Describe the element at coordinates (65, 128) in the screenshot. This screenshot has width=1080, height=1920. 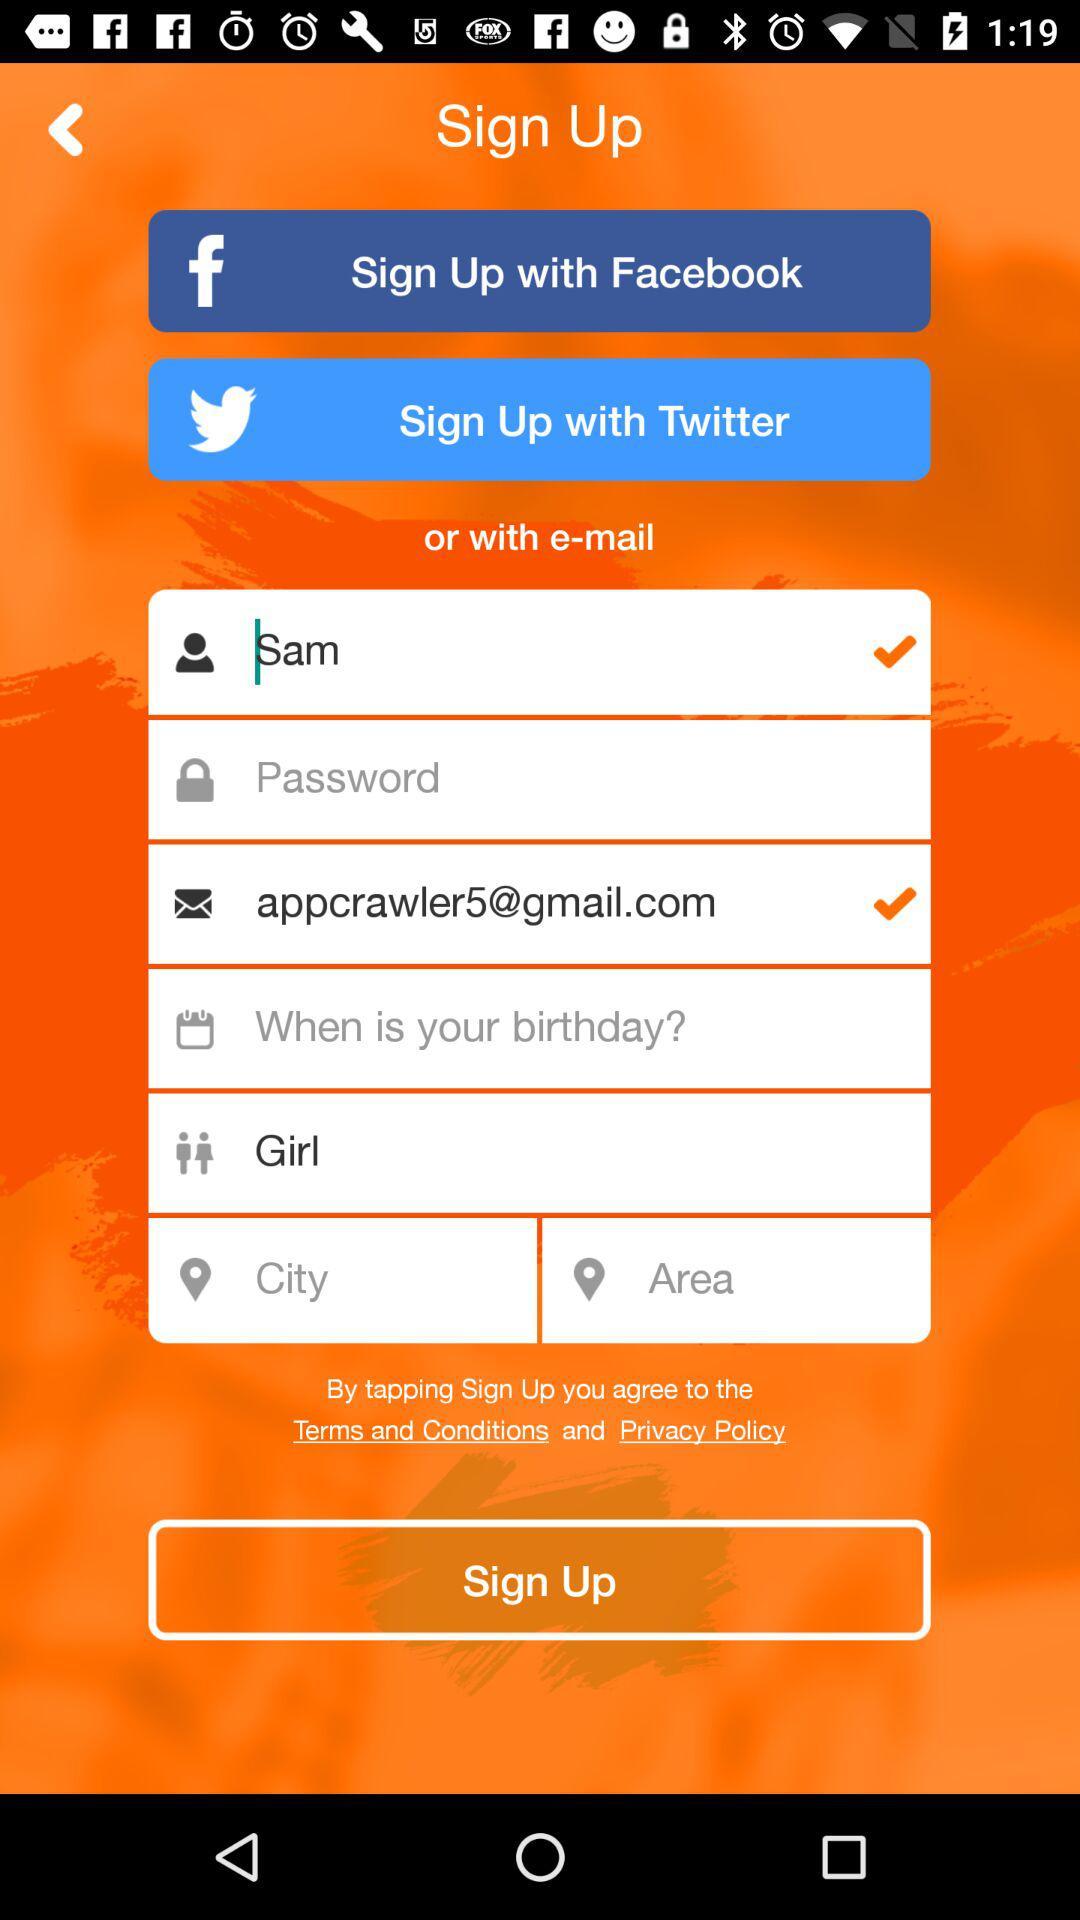
I see `the arrow_backward icon` at that location.